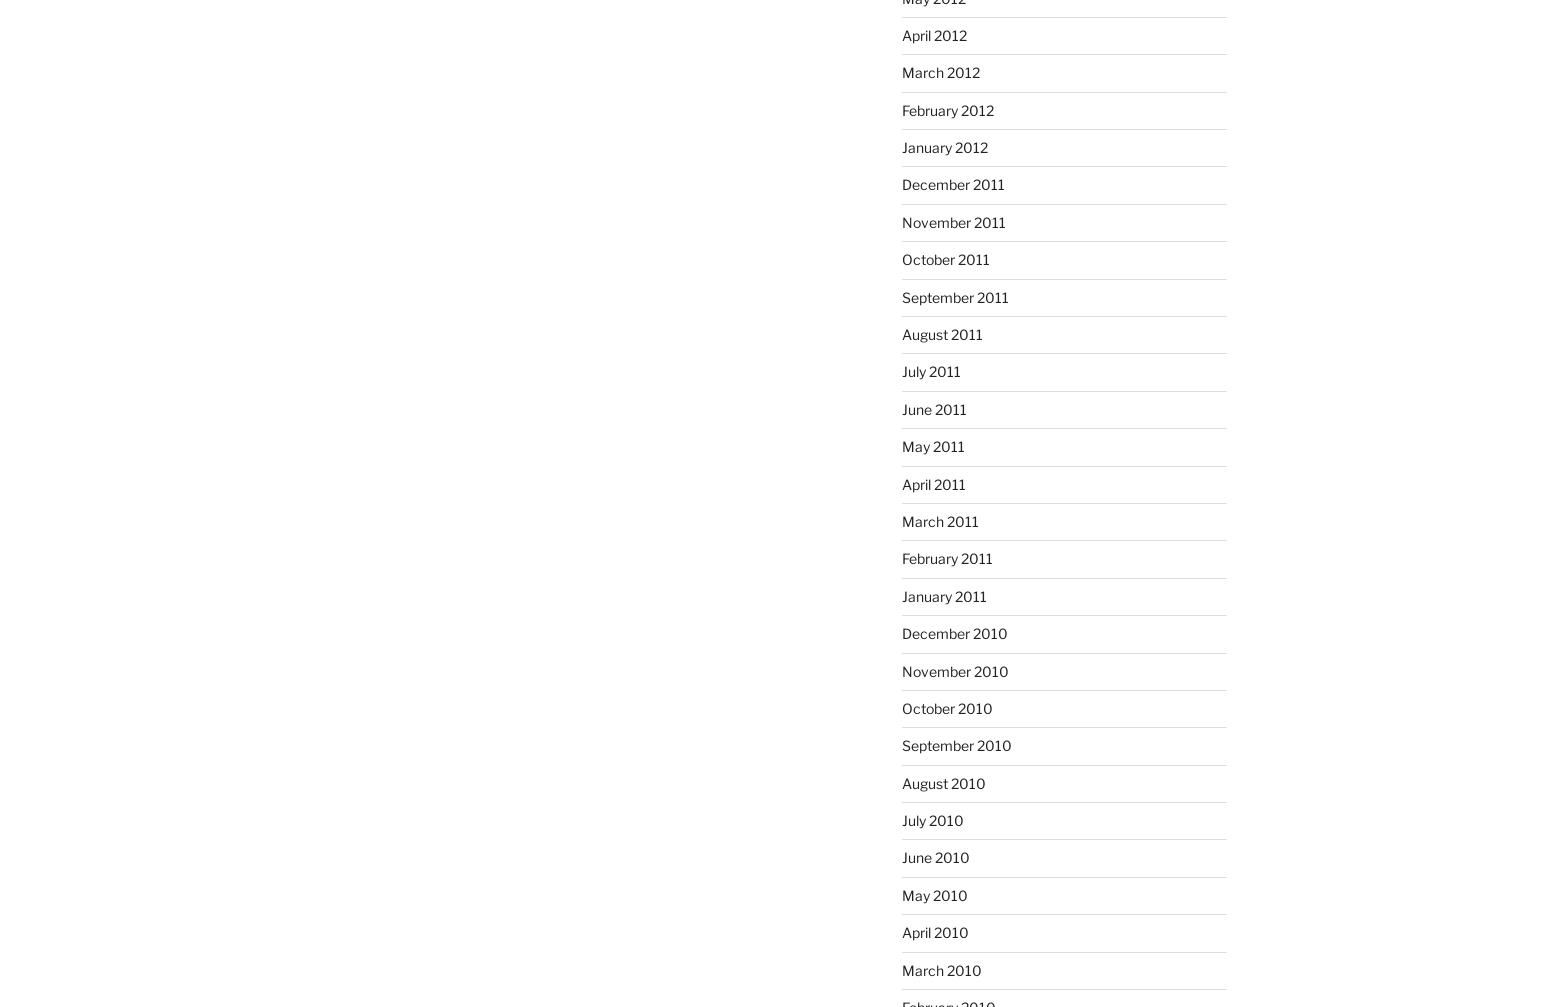 The height and width of the screenshot is (1007, 1550). Describe the element at coordinates (951, 221) in the screenshot. I see `'November 2011'` at that location.